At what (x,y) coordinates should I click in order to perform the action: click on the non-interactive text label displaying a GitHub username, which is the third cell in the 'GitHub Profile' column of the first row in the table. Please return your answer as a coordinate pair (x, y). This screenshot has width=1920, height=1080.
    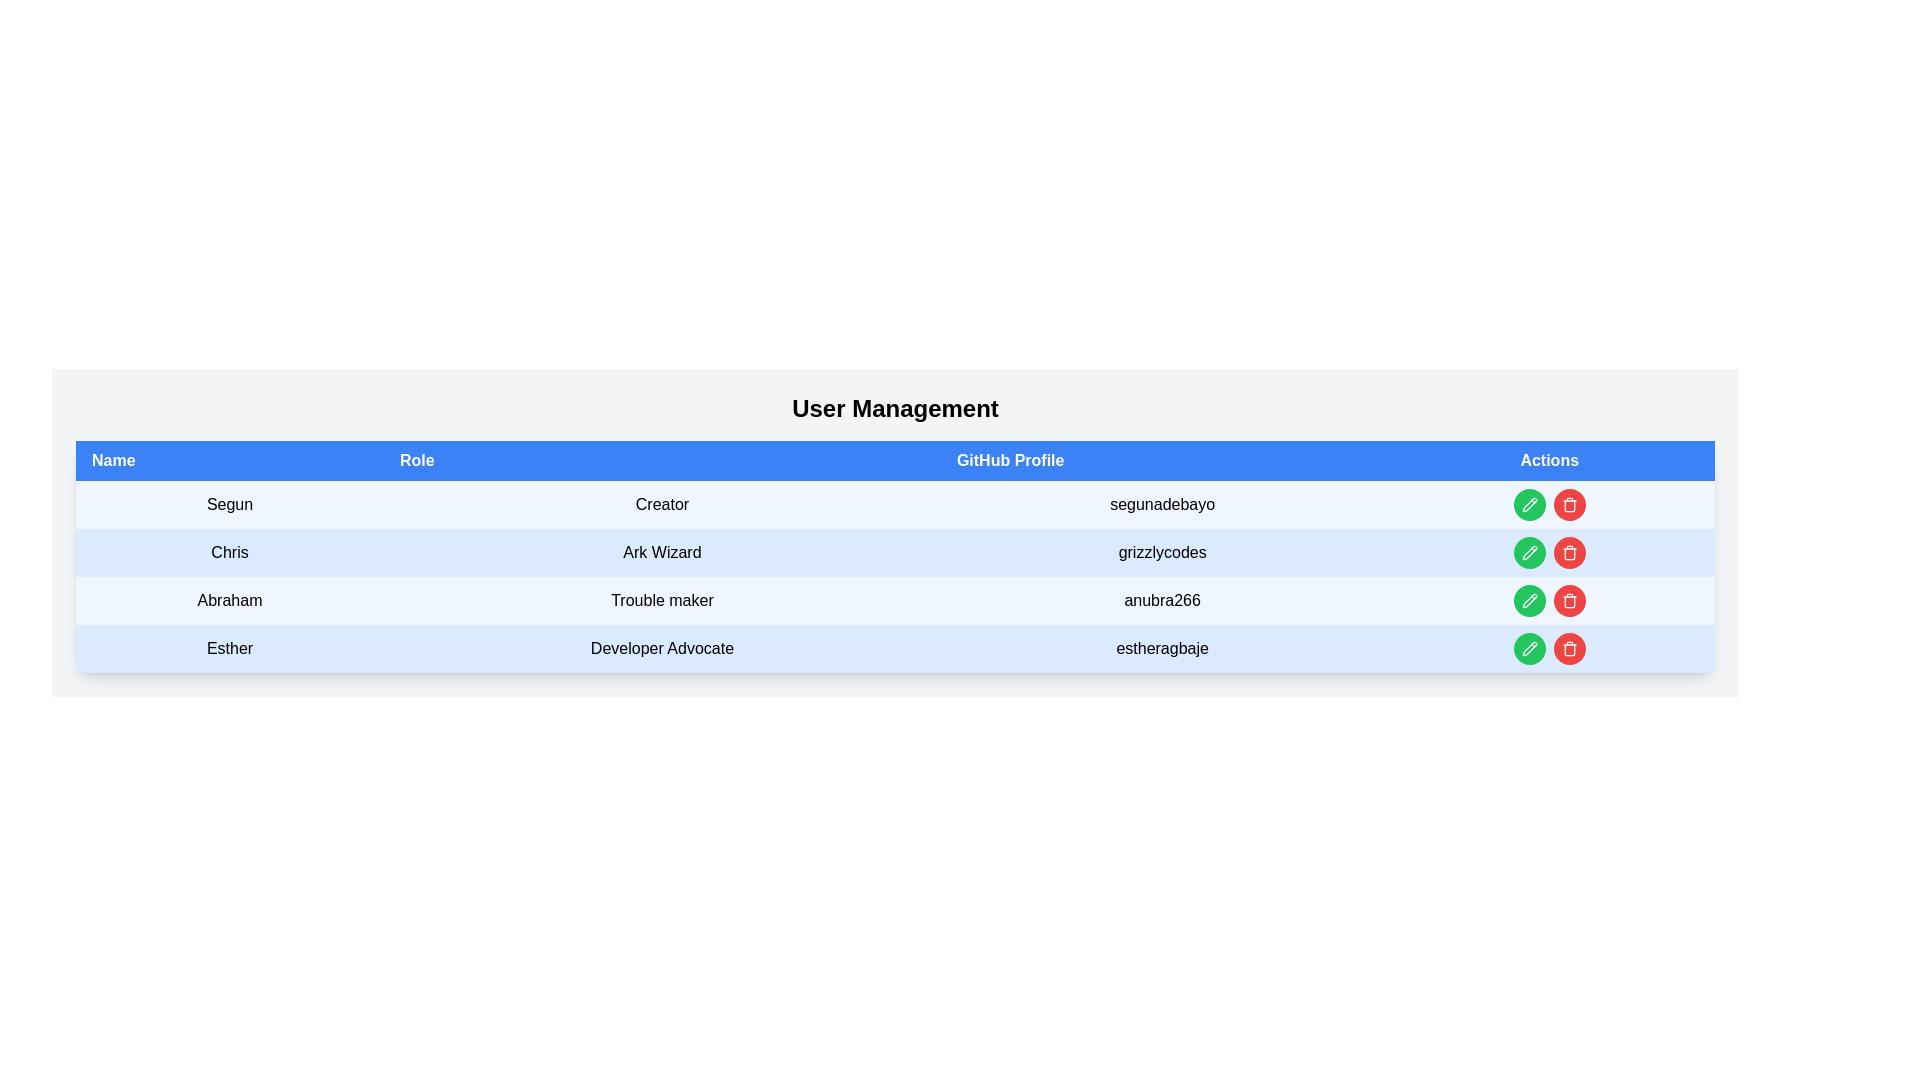
    Looking at the image, I should click on (1162, 504).